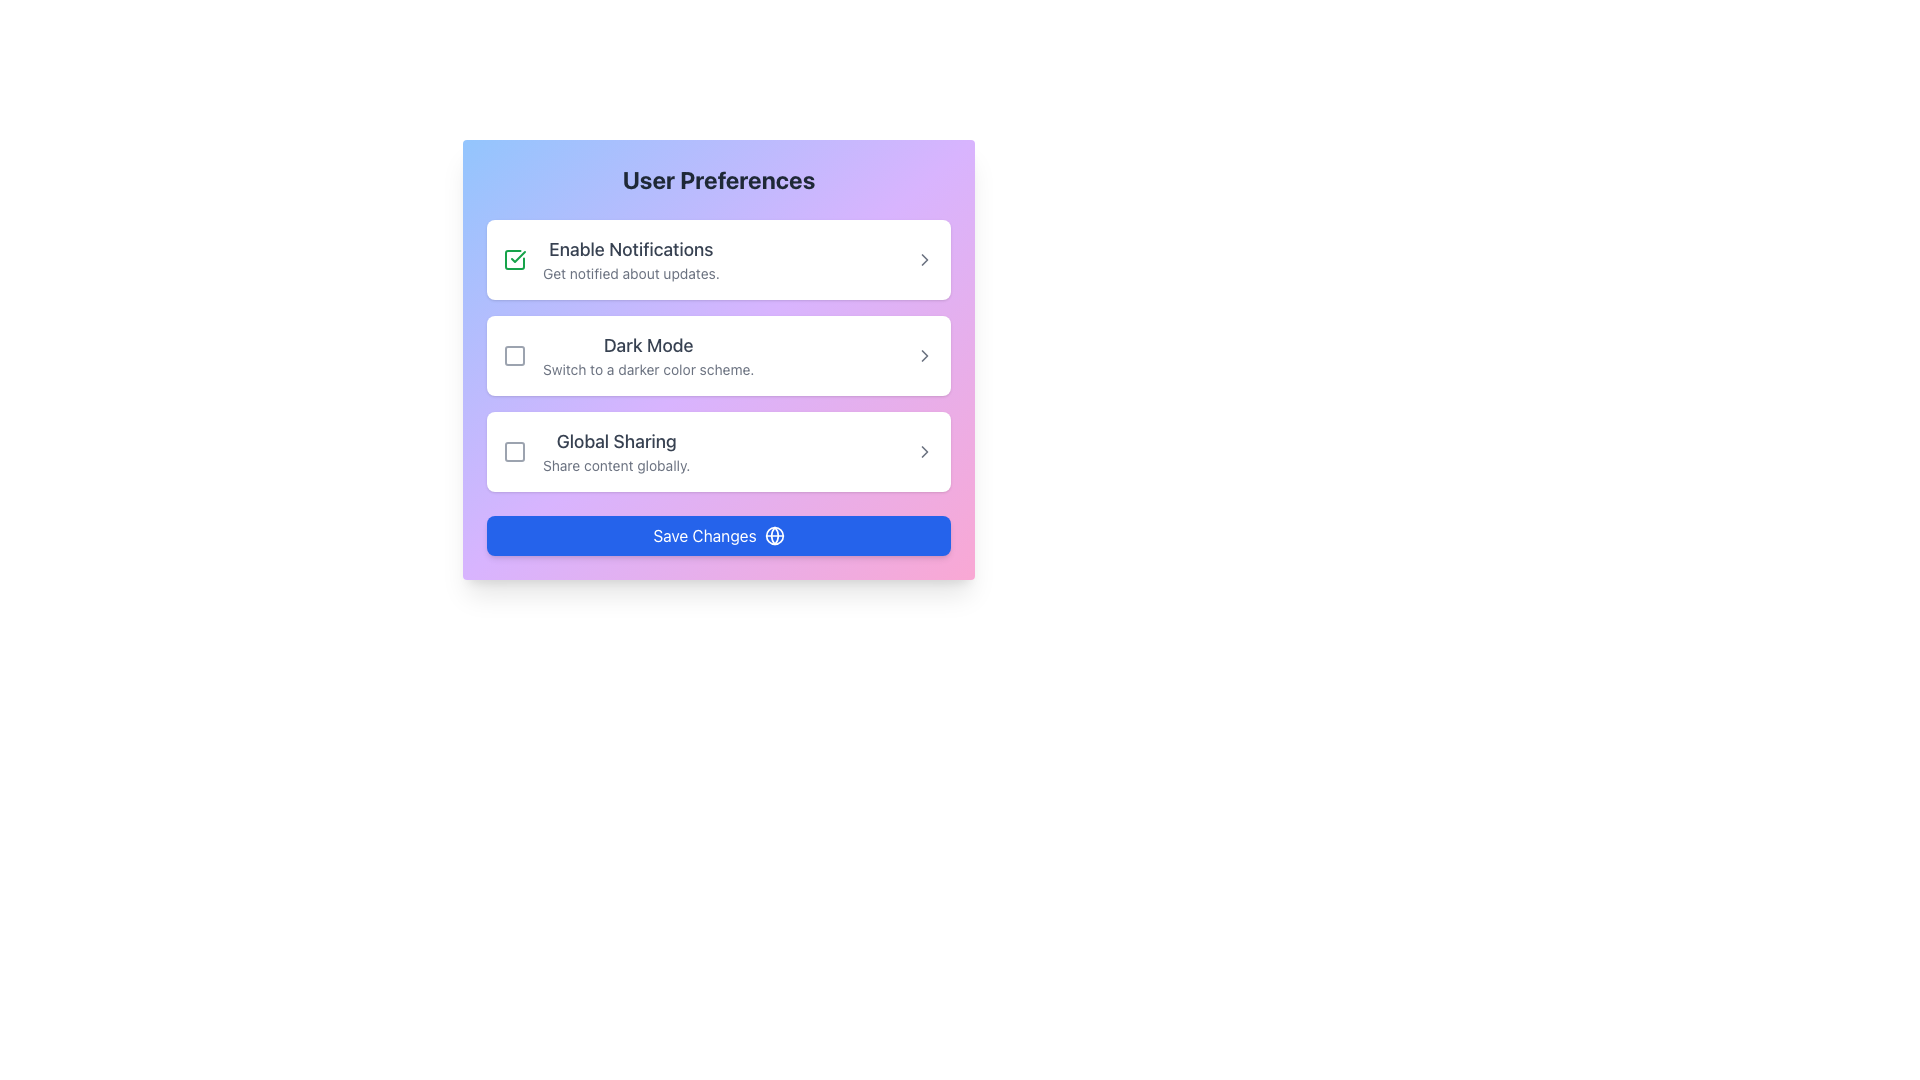  Describe the element at coordinates (924, 354) in the screenshot. I see `the gray chevron icon located to the right of the 'Dark Mode' option in the 'User Preferences' dialog` at that location.